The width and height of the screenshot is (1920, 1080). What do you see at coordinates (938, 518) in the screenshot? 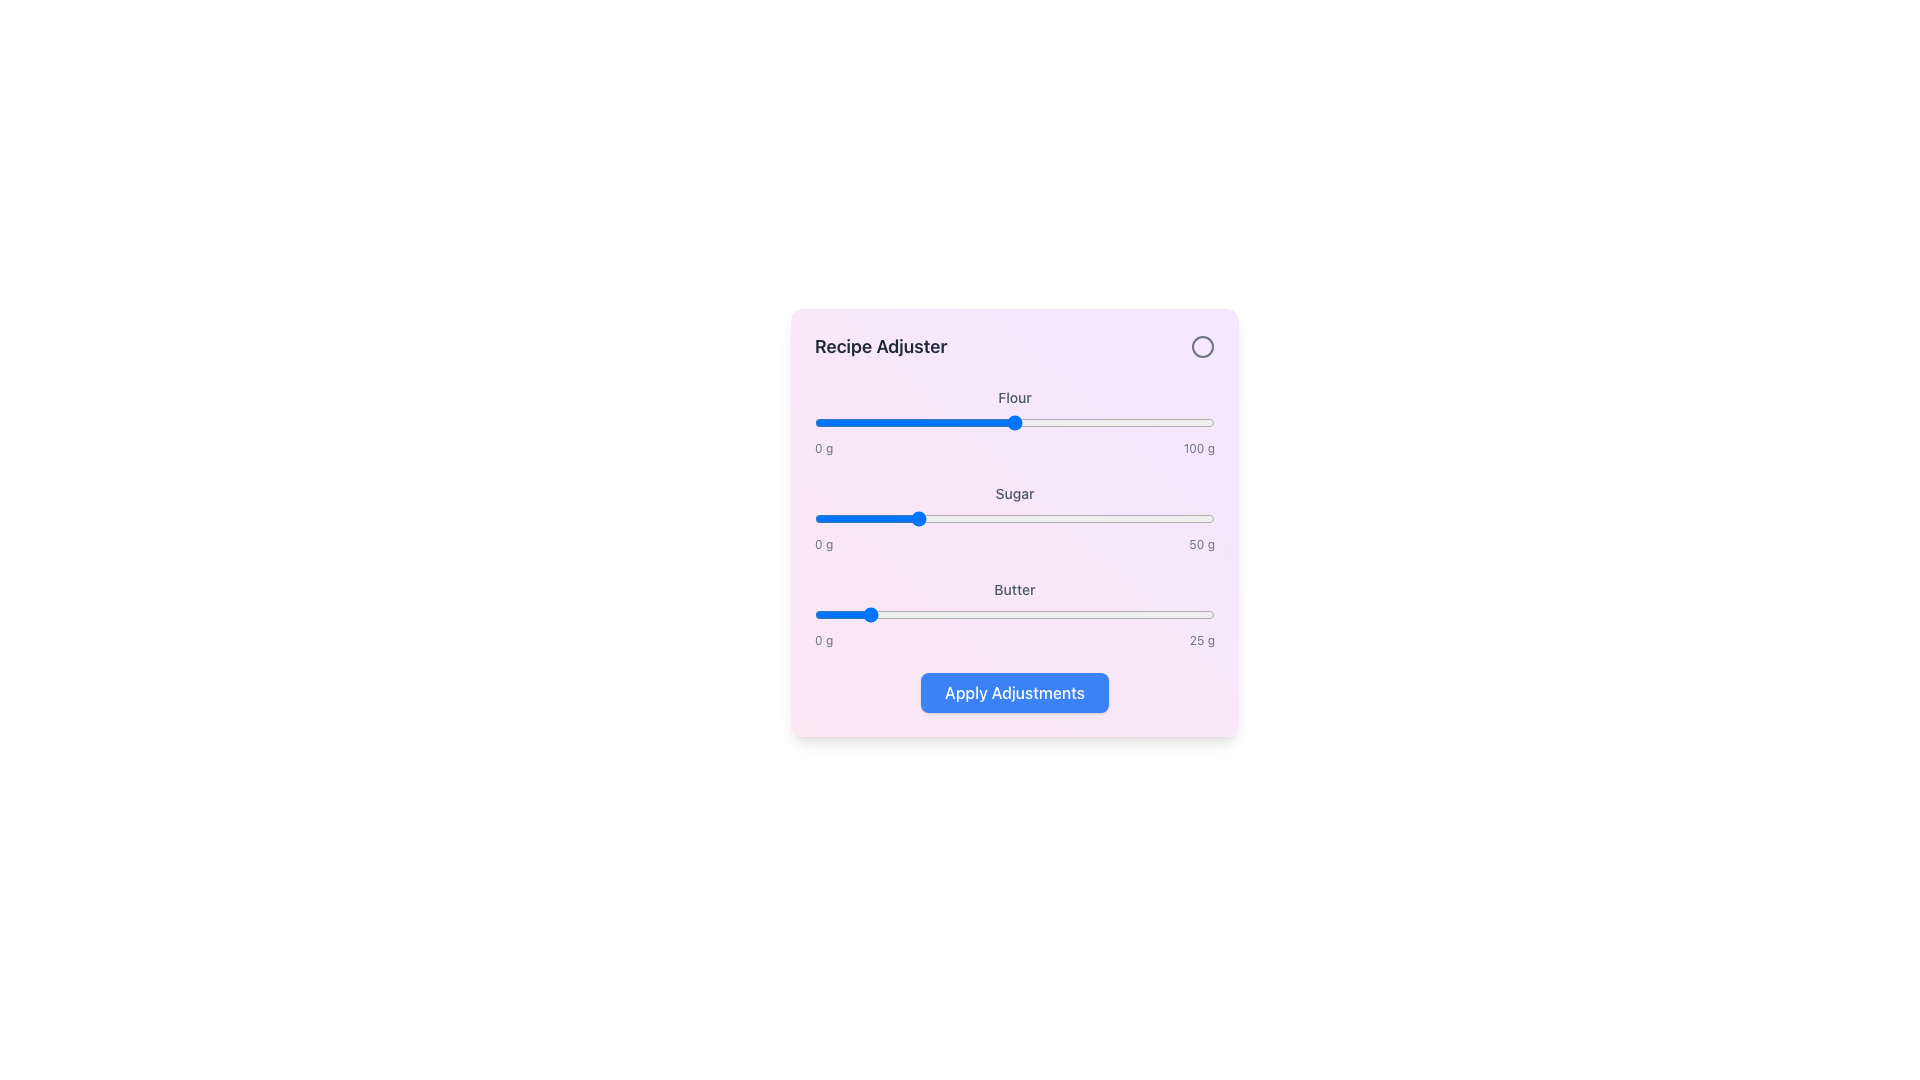
I see `sugar slider` at bounding box center [938, 518].